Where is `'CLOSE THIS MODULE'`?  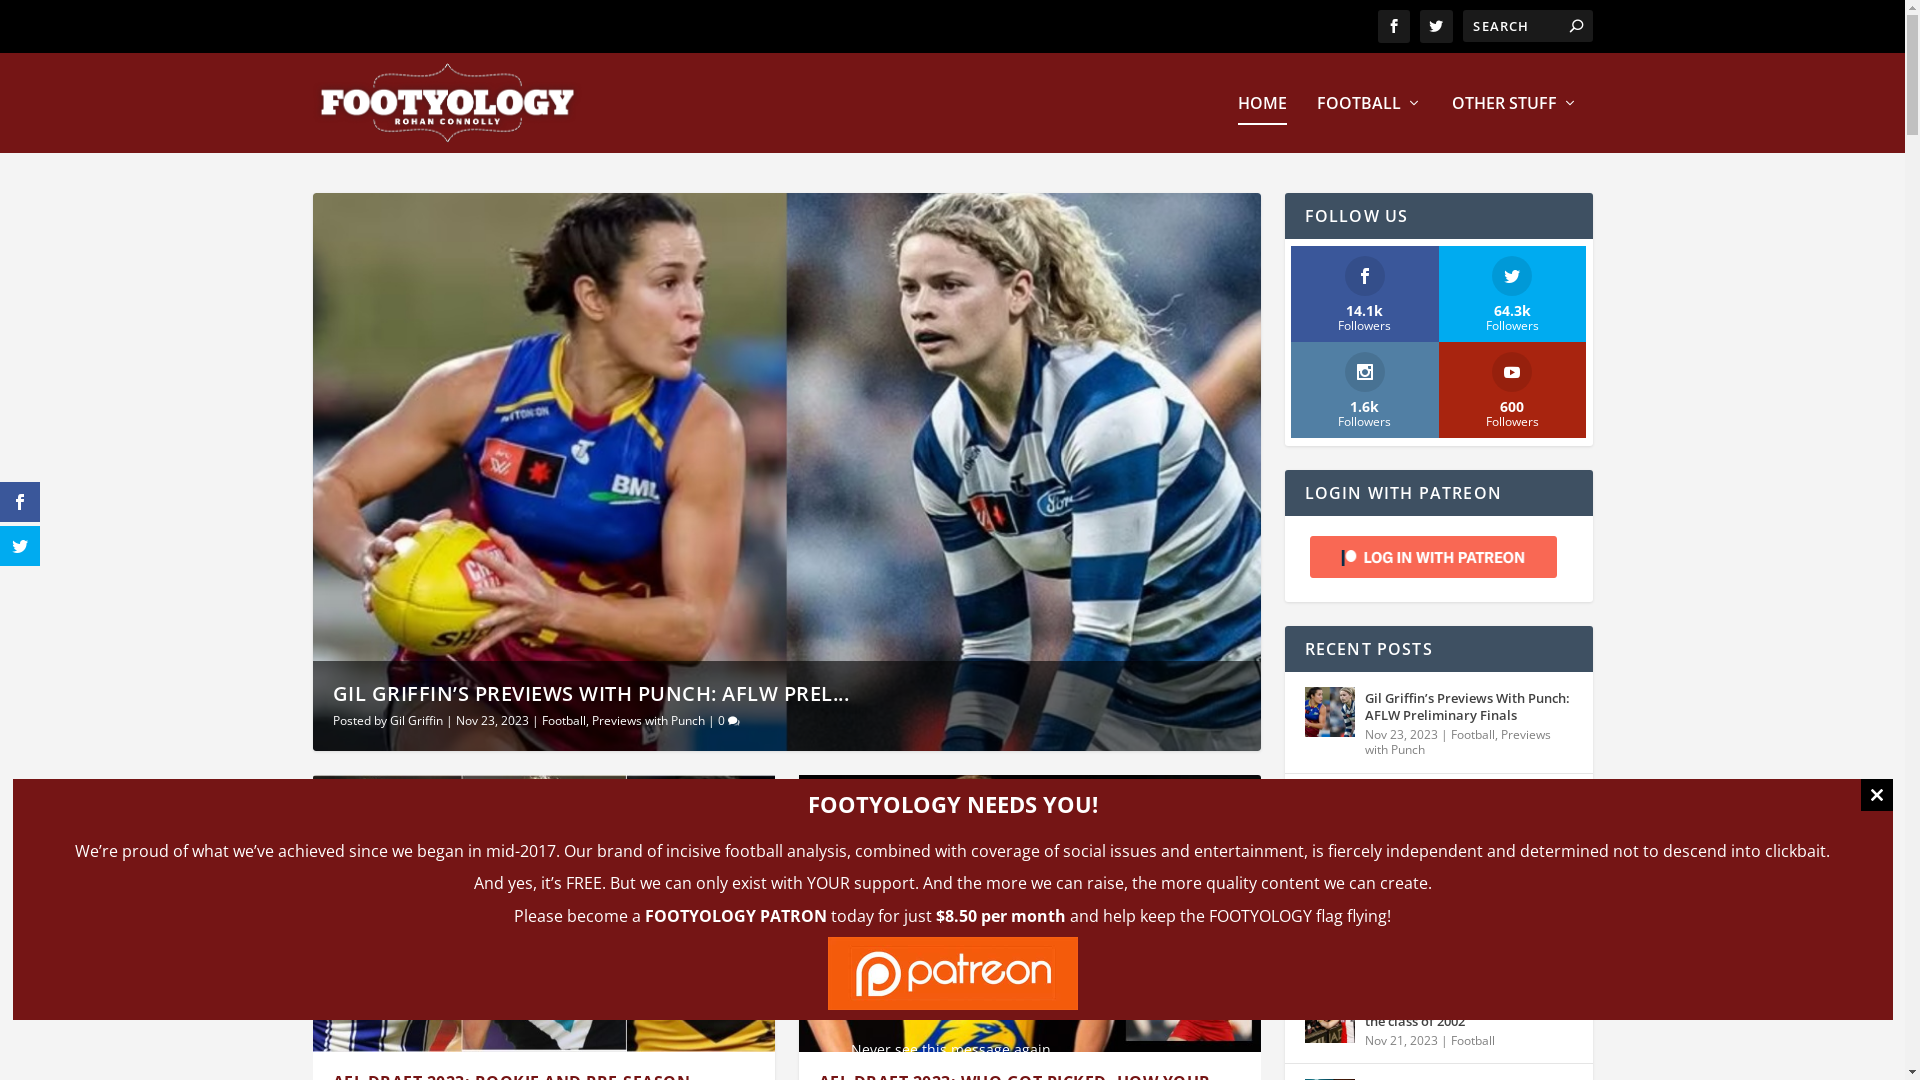
'CLOSE THIS MODULE' is located at coordinates (1875, 793).